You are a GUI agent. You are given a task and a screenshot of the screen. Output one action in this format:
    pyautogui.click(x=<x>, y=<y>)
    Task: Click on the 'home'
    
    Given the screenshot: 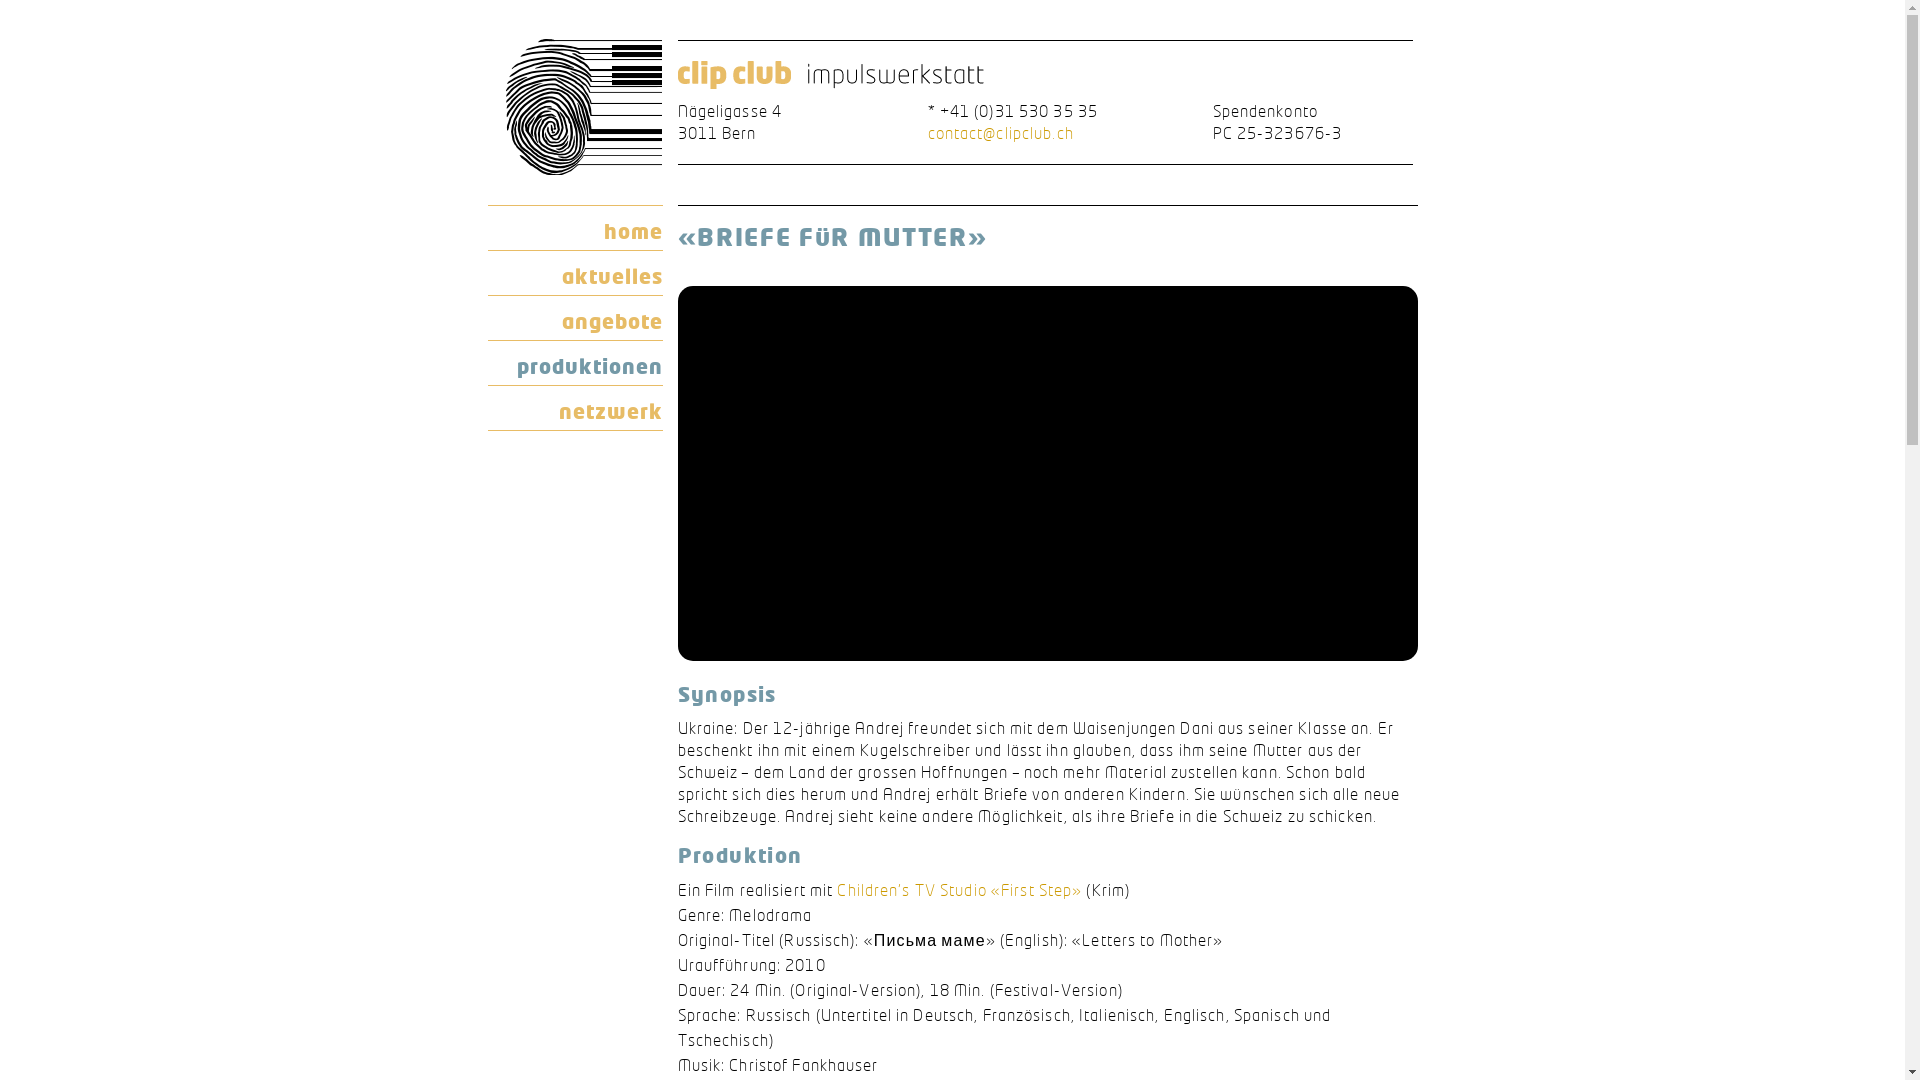 What is the action you would take?
    pyautogui.click(x=574, y=226)
    